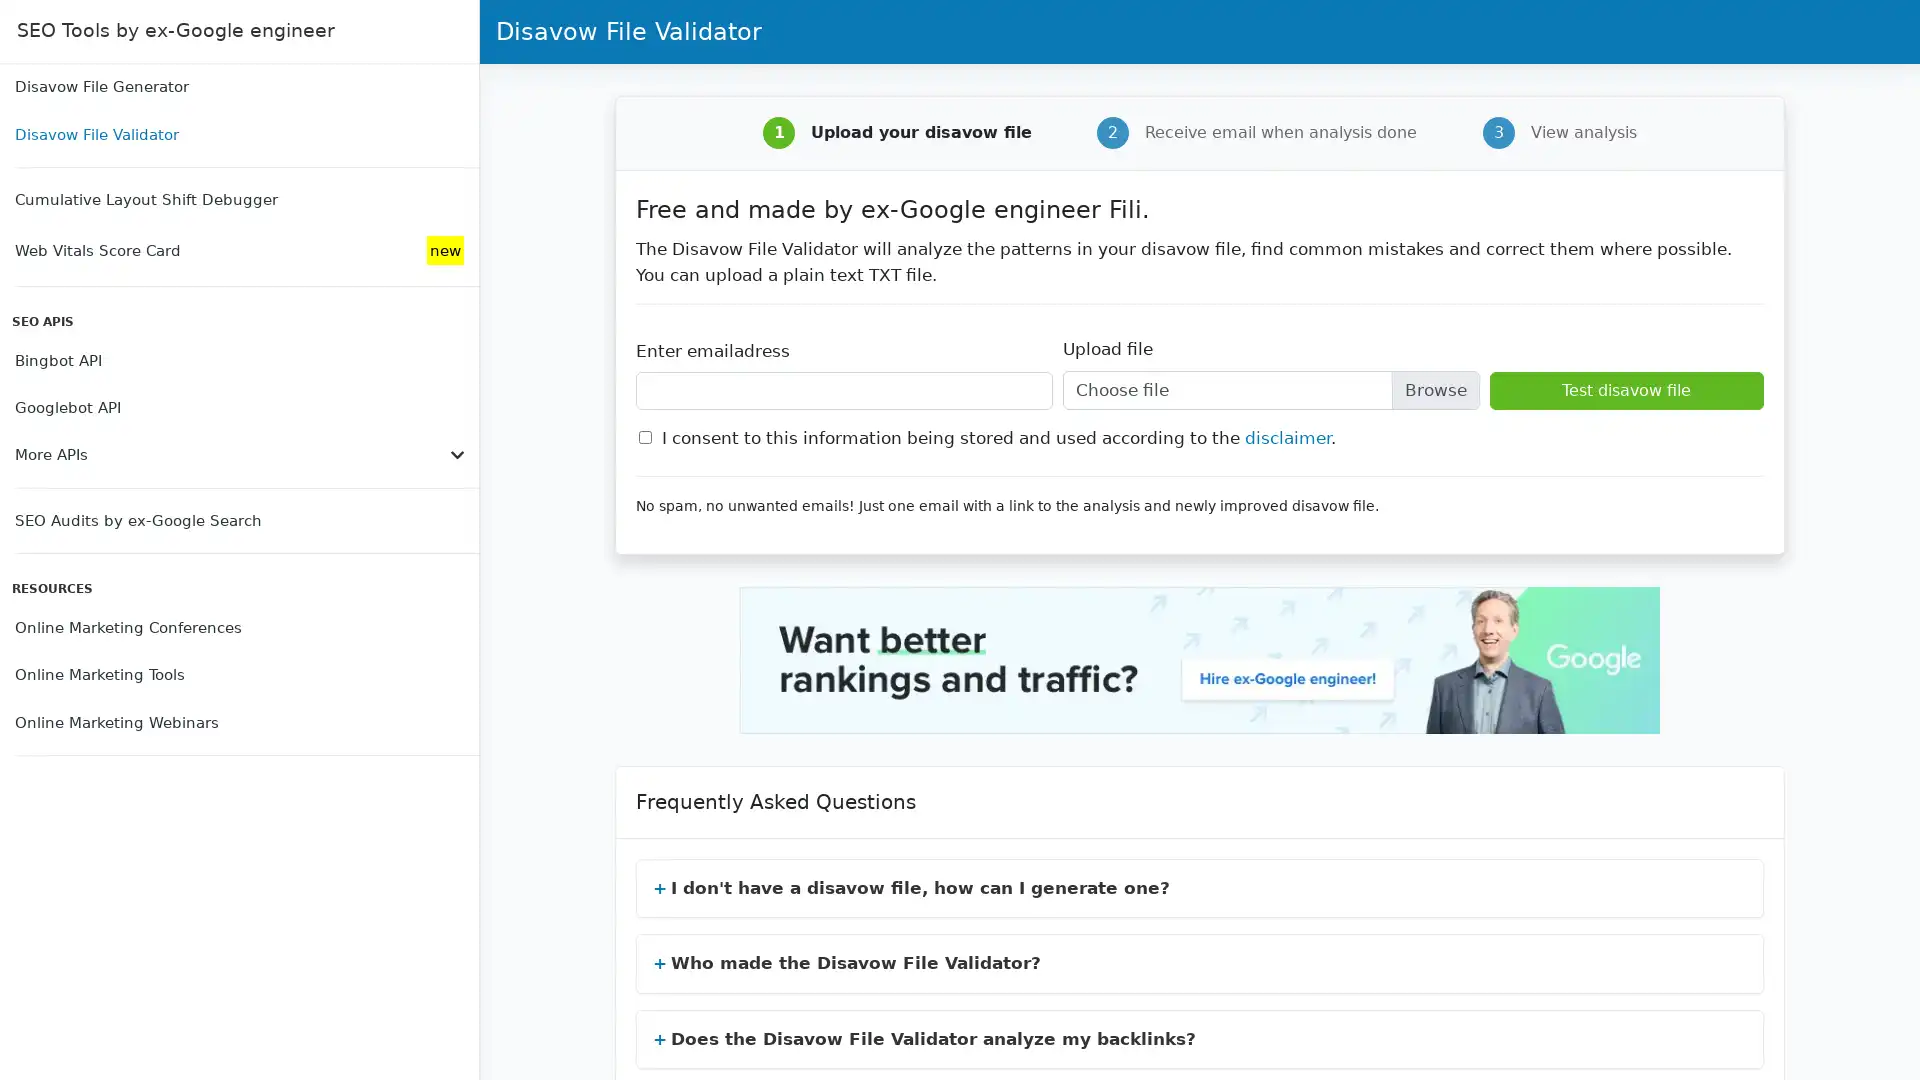 Image resolution: width=1920 pixels, height=1080 pixels. What do you see at coordinates (1117, 385) in the screenshot?
I see `Choose File` at bounding box center [1117, 385].